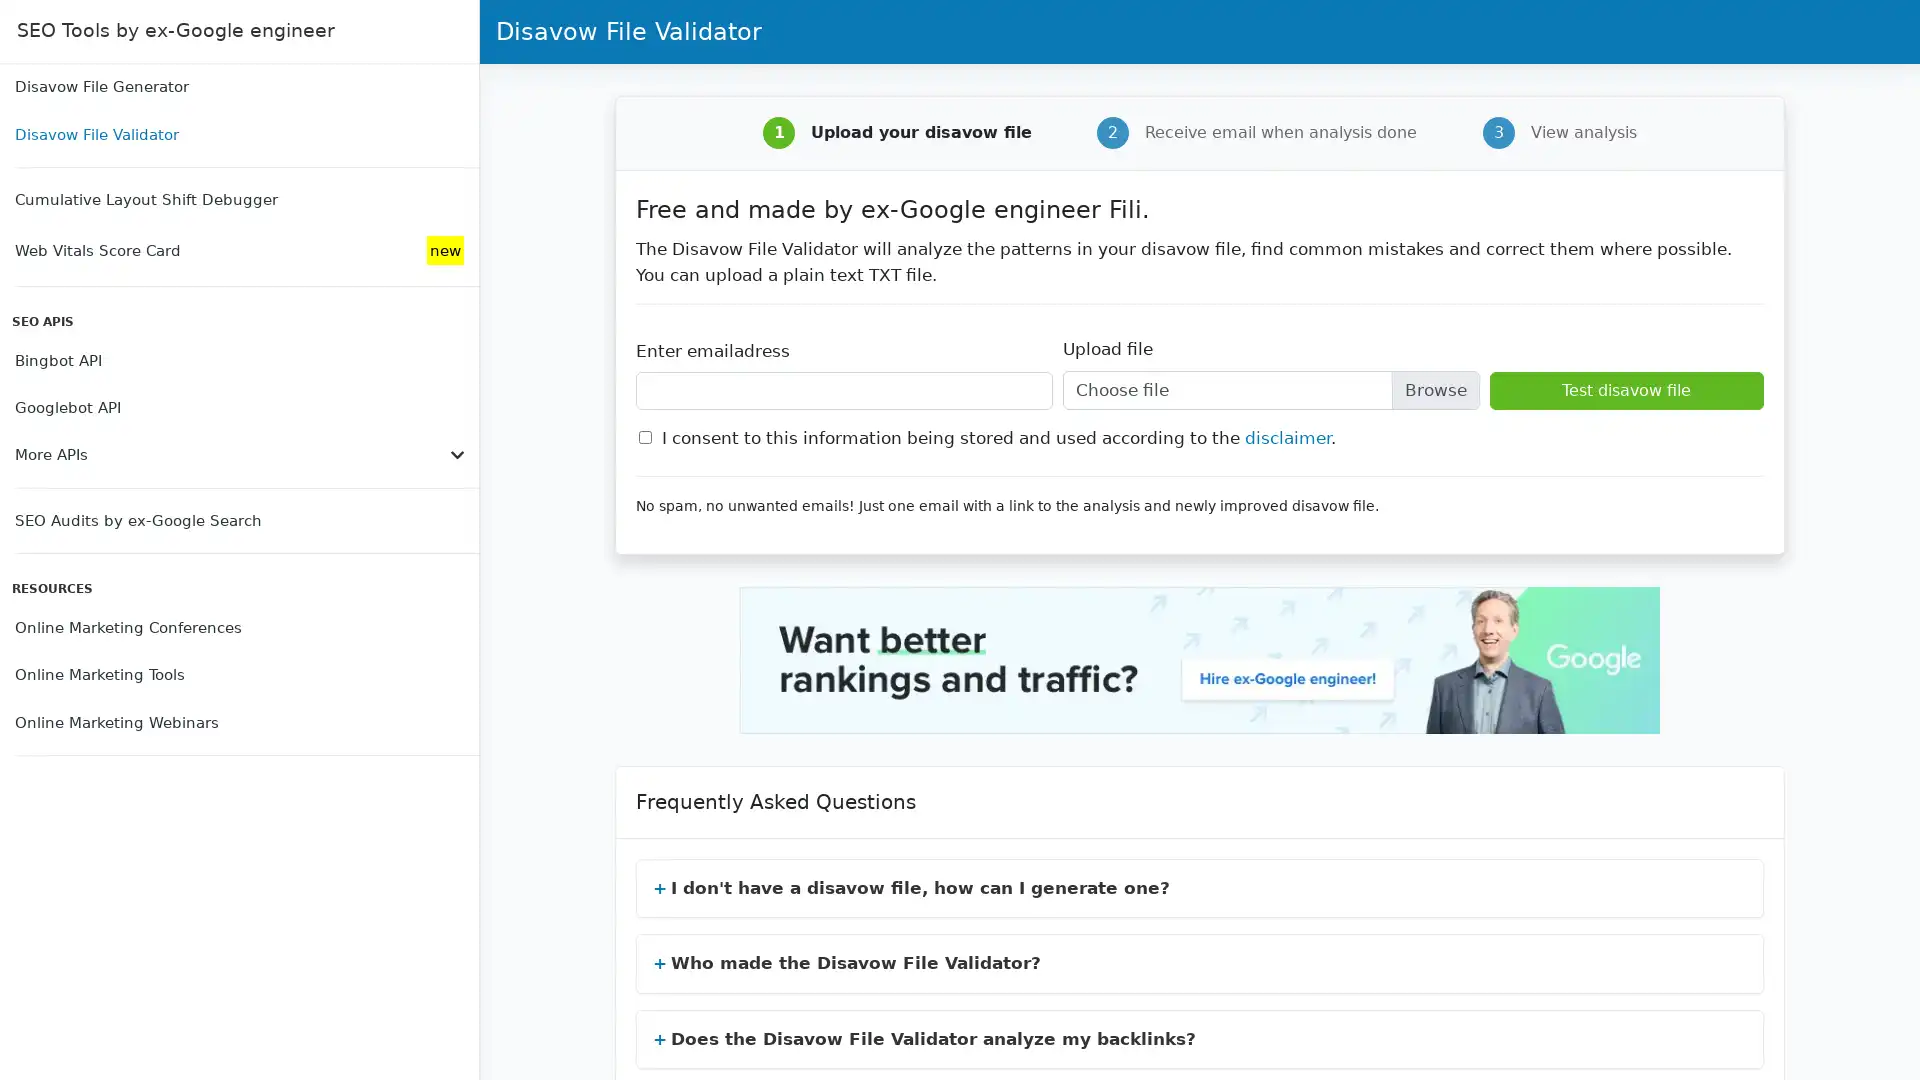 Image resolution: width=1920 pixels, height=1080 pixels. What do you see at coordinates (1117, 385) in the screenshot?
I see `Choose File` at bounding box center [1117, 385].